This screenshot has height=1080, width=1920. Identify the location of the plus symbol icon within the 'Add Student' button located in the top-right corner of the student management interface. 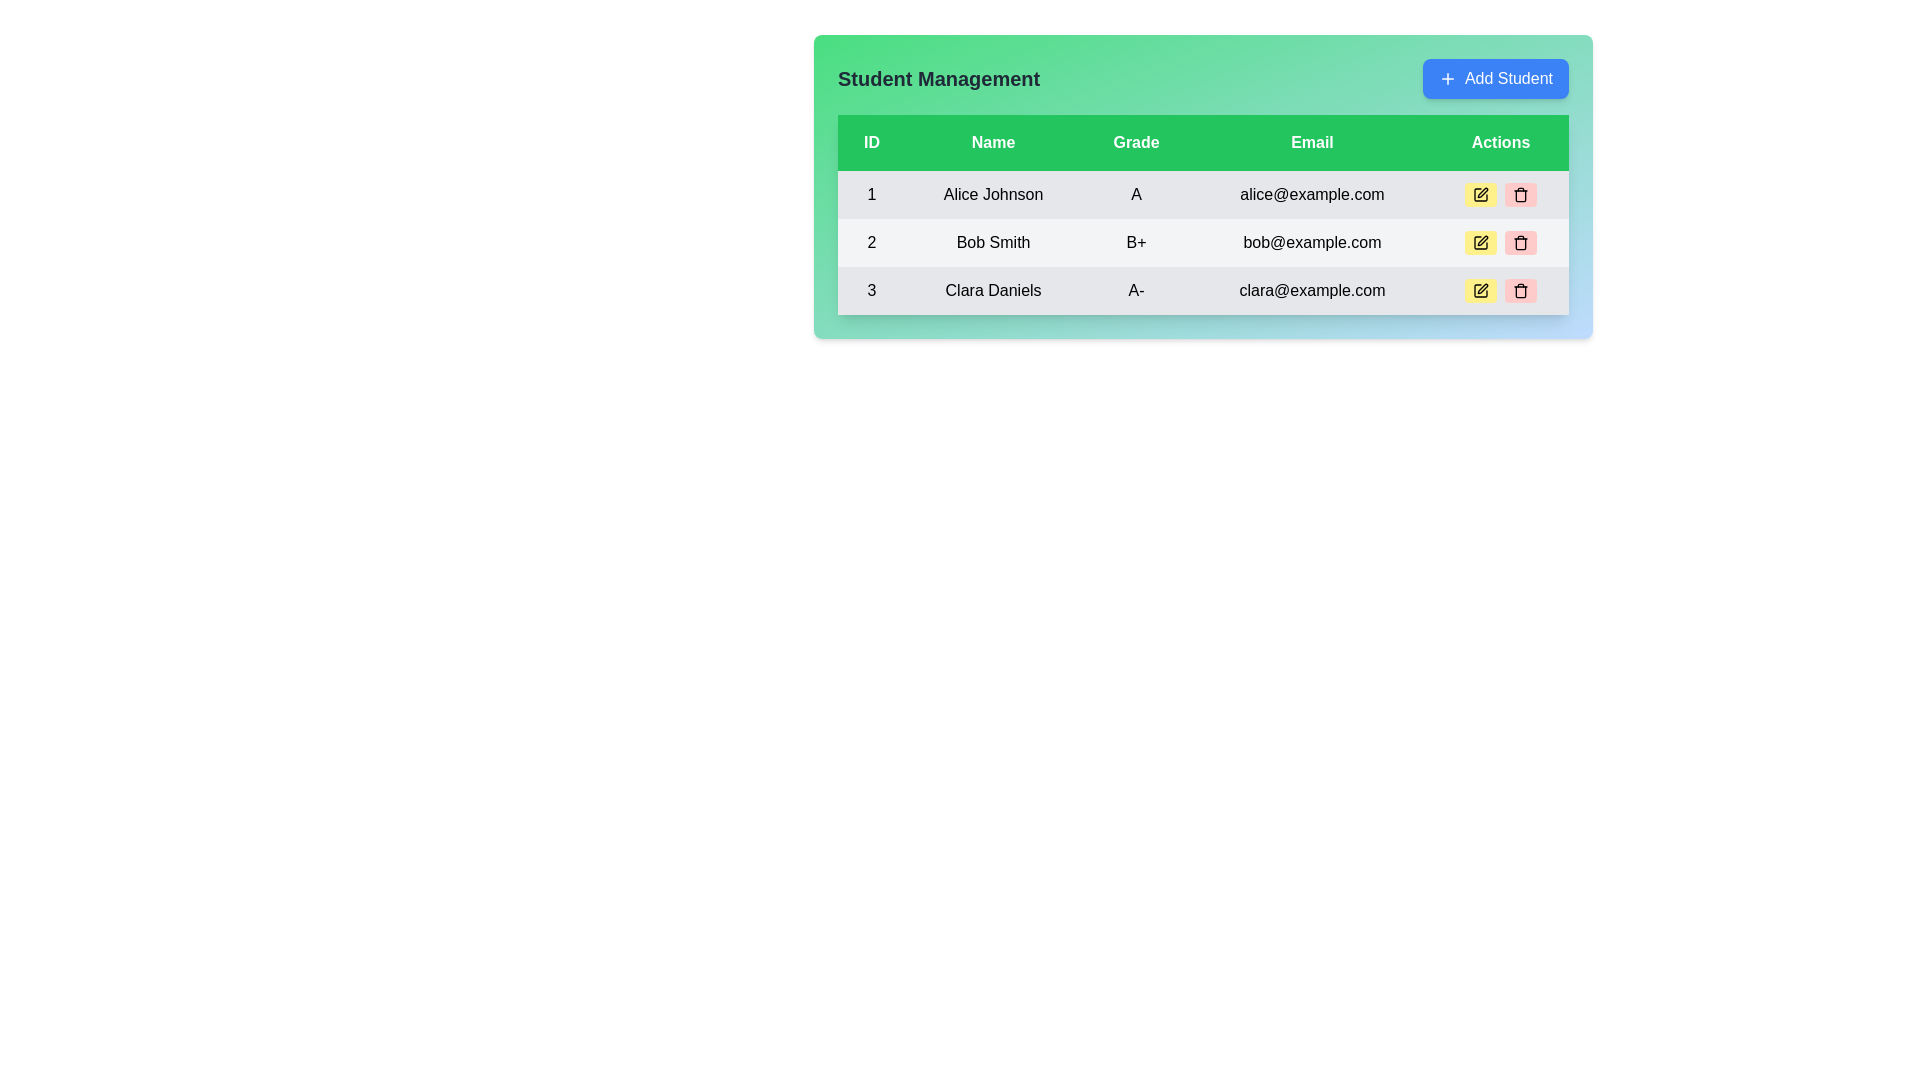
(1447, 77).